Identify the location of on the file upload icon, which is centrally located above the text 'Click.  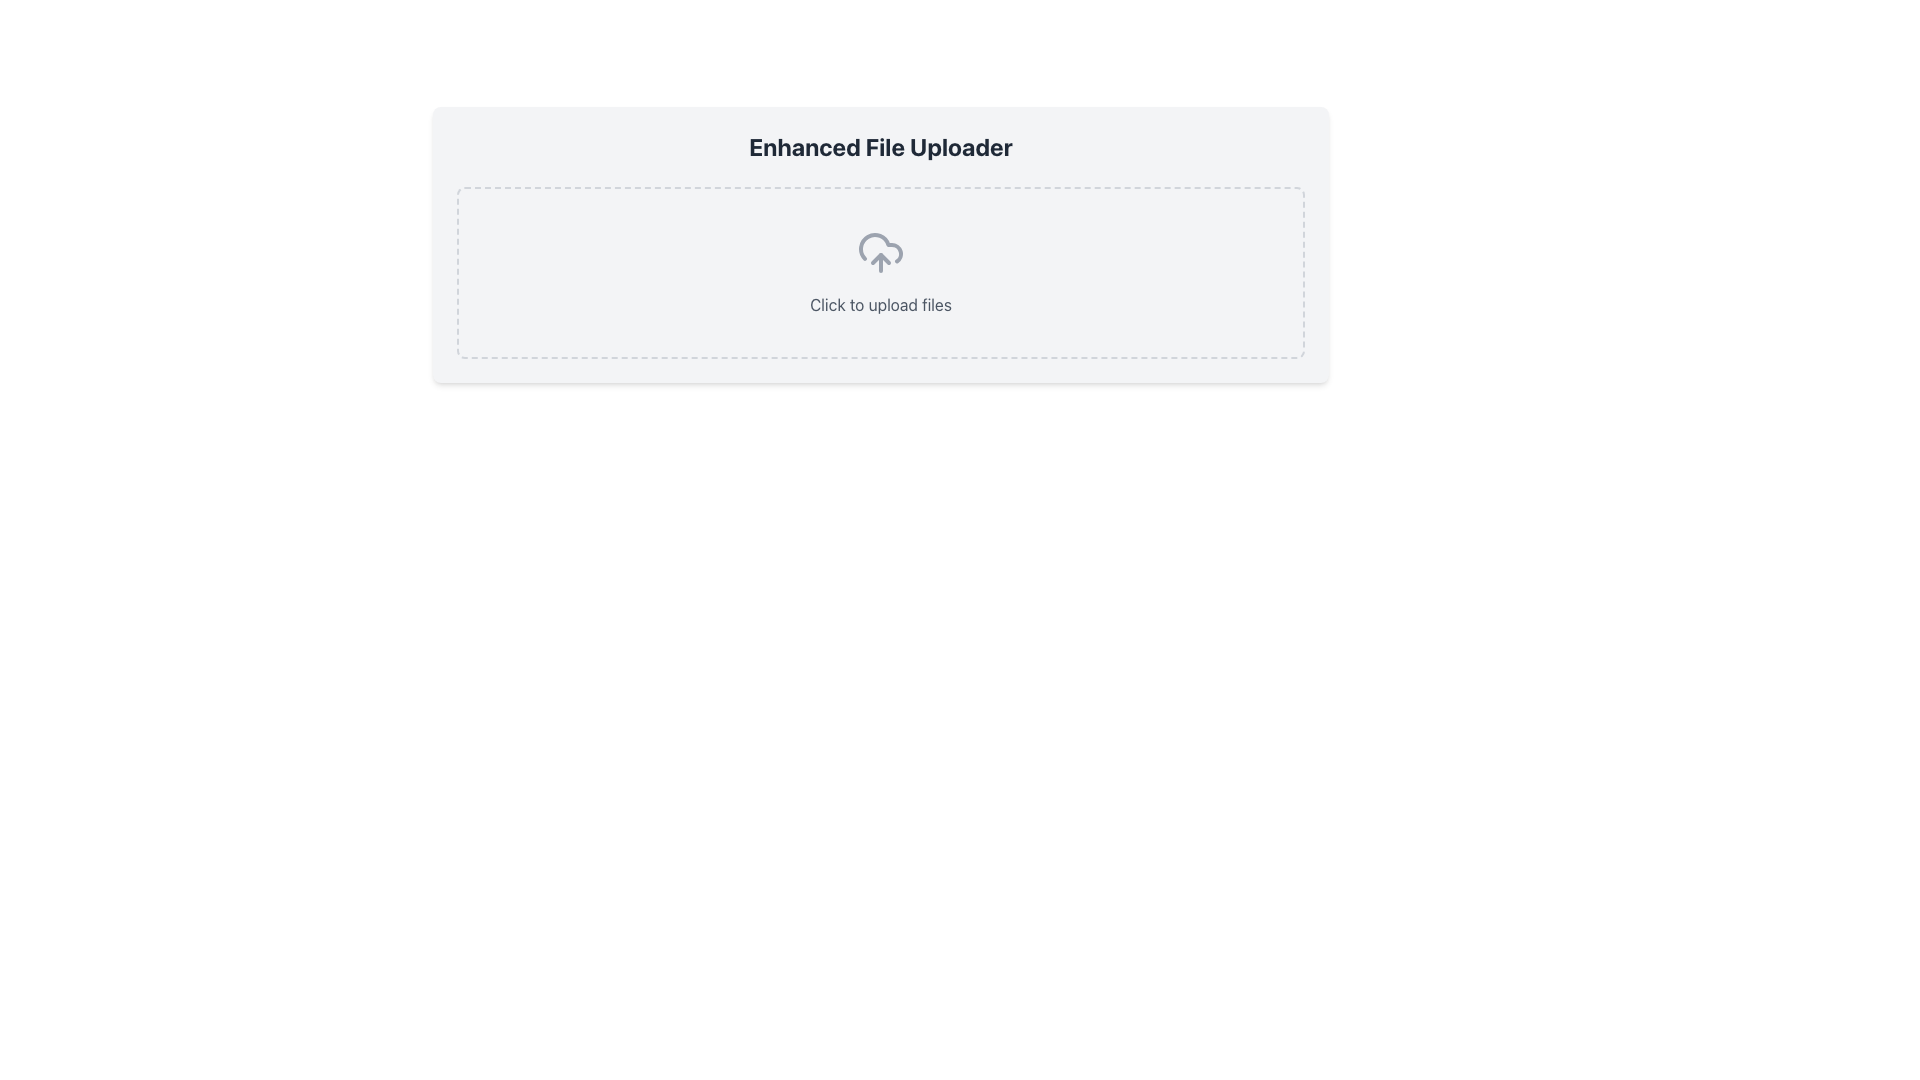
(880, 252).